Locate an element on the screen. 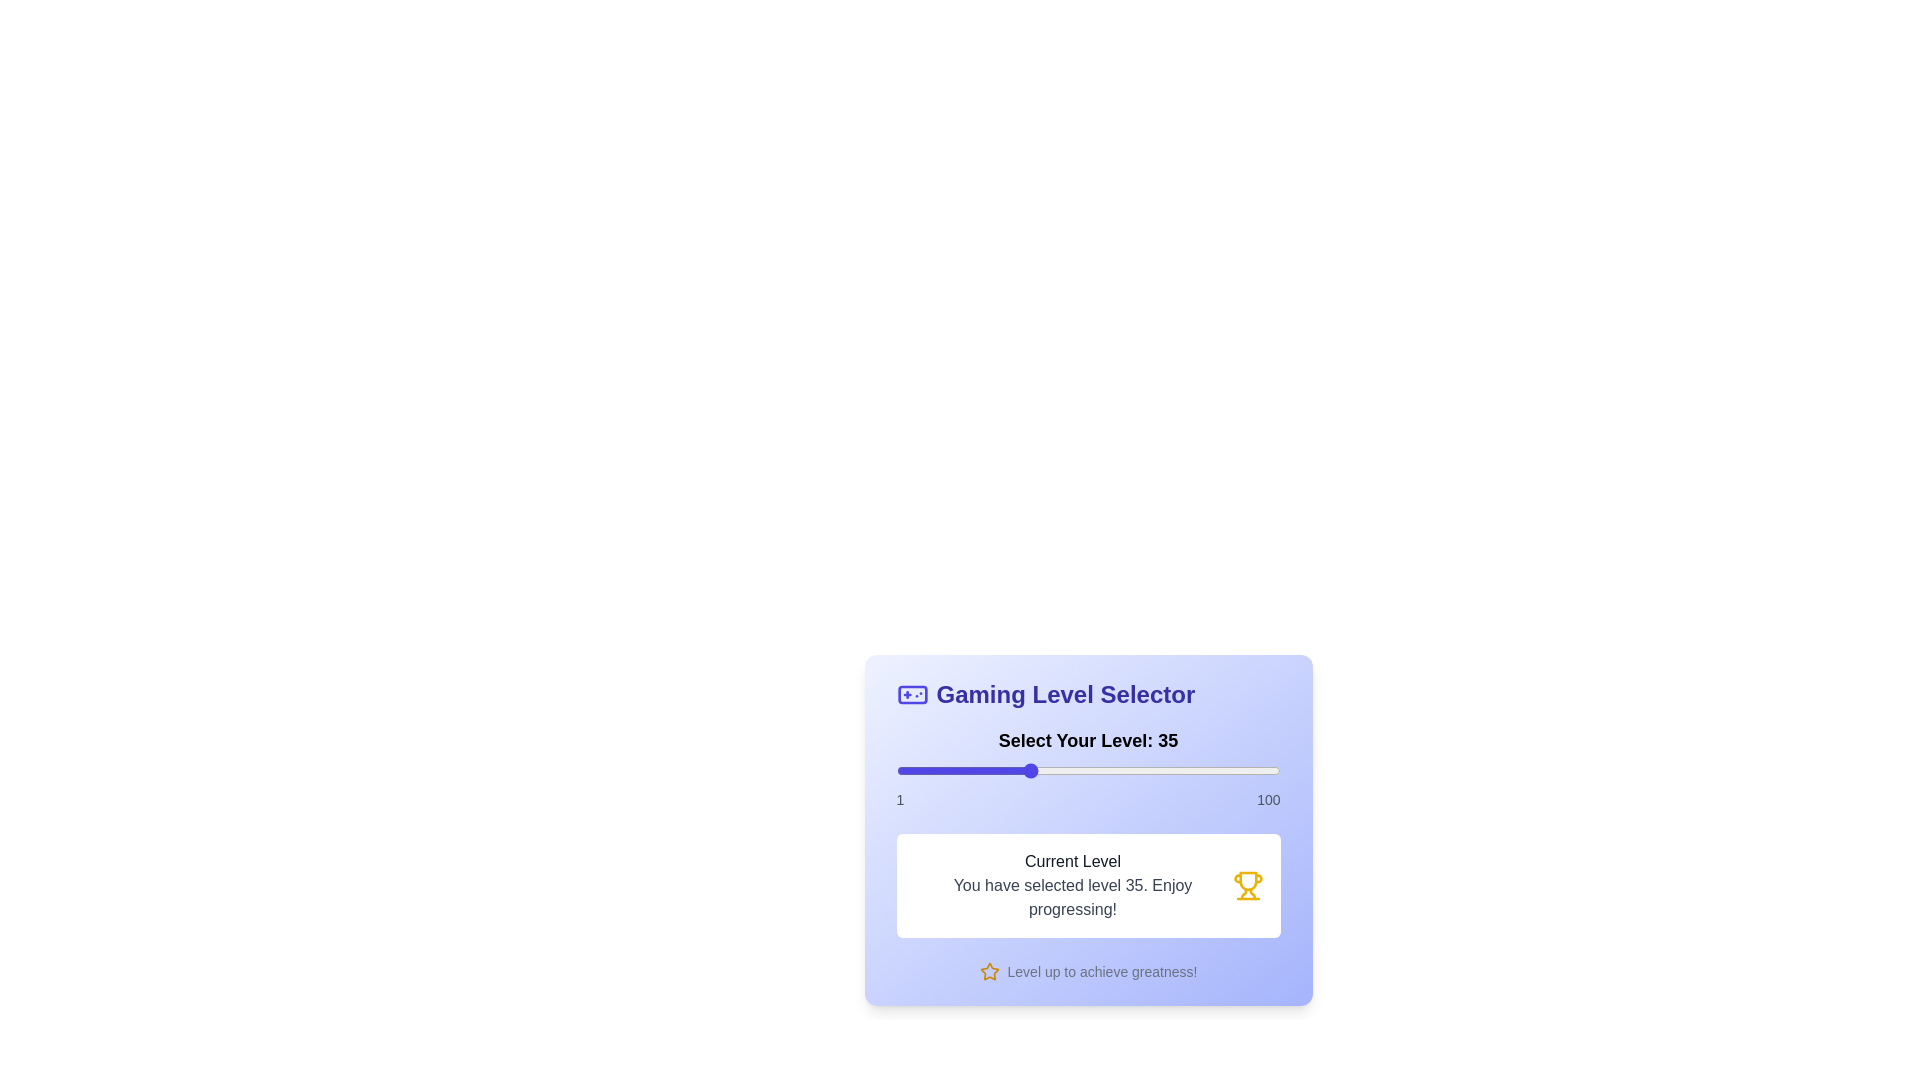 This screenshot has width=1920, height=1080. the Decorative icon that represents the theme of the component related to gaming activities, located to the left of the 'Gaming Level Selector' text in the header section of the card component is located at coordinates (911, 693).